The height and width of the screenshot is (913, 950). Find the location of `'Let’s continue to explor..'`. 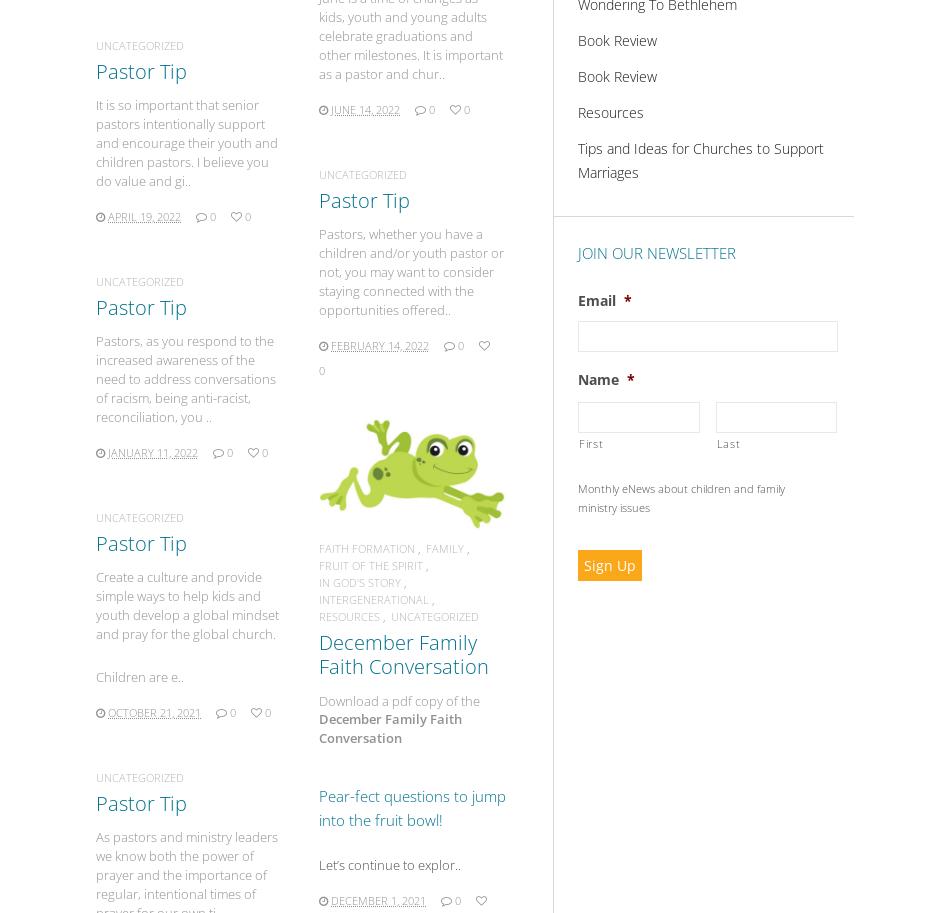

'Let’s continue to explor..' is located at coordinates (388, 864).